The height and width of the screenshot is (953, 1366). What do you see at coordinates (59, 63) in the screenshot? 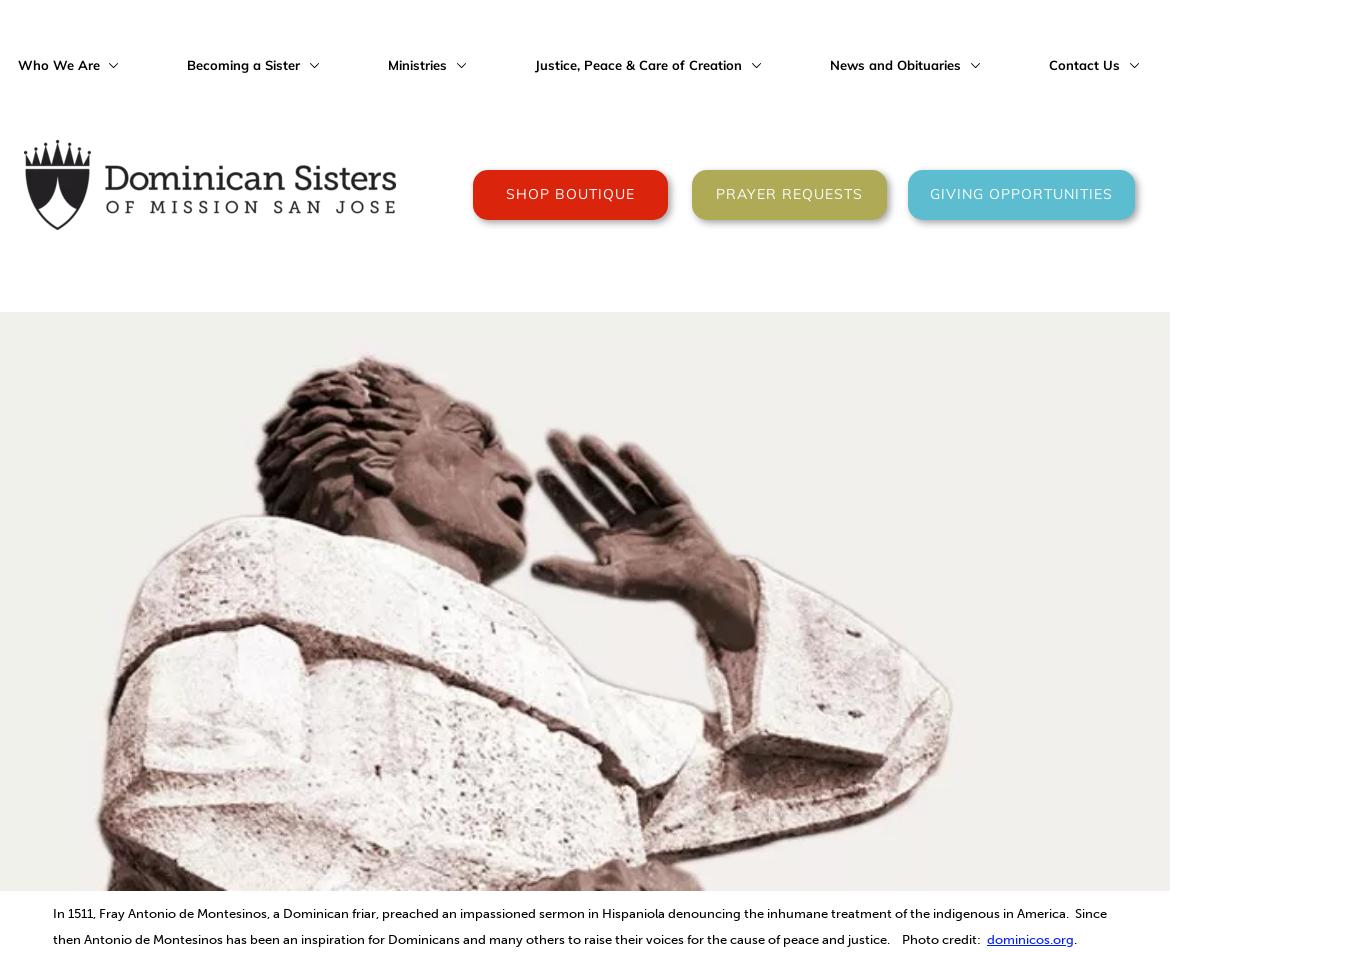
I see `'Who We Are'` at bounding box center [59, 63].